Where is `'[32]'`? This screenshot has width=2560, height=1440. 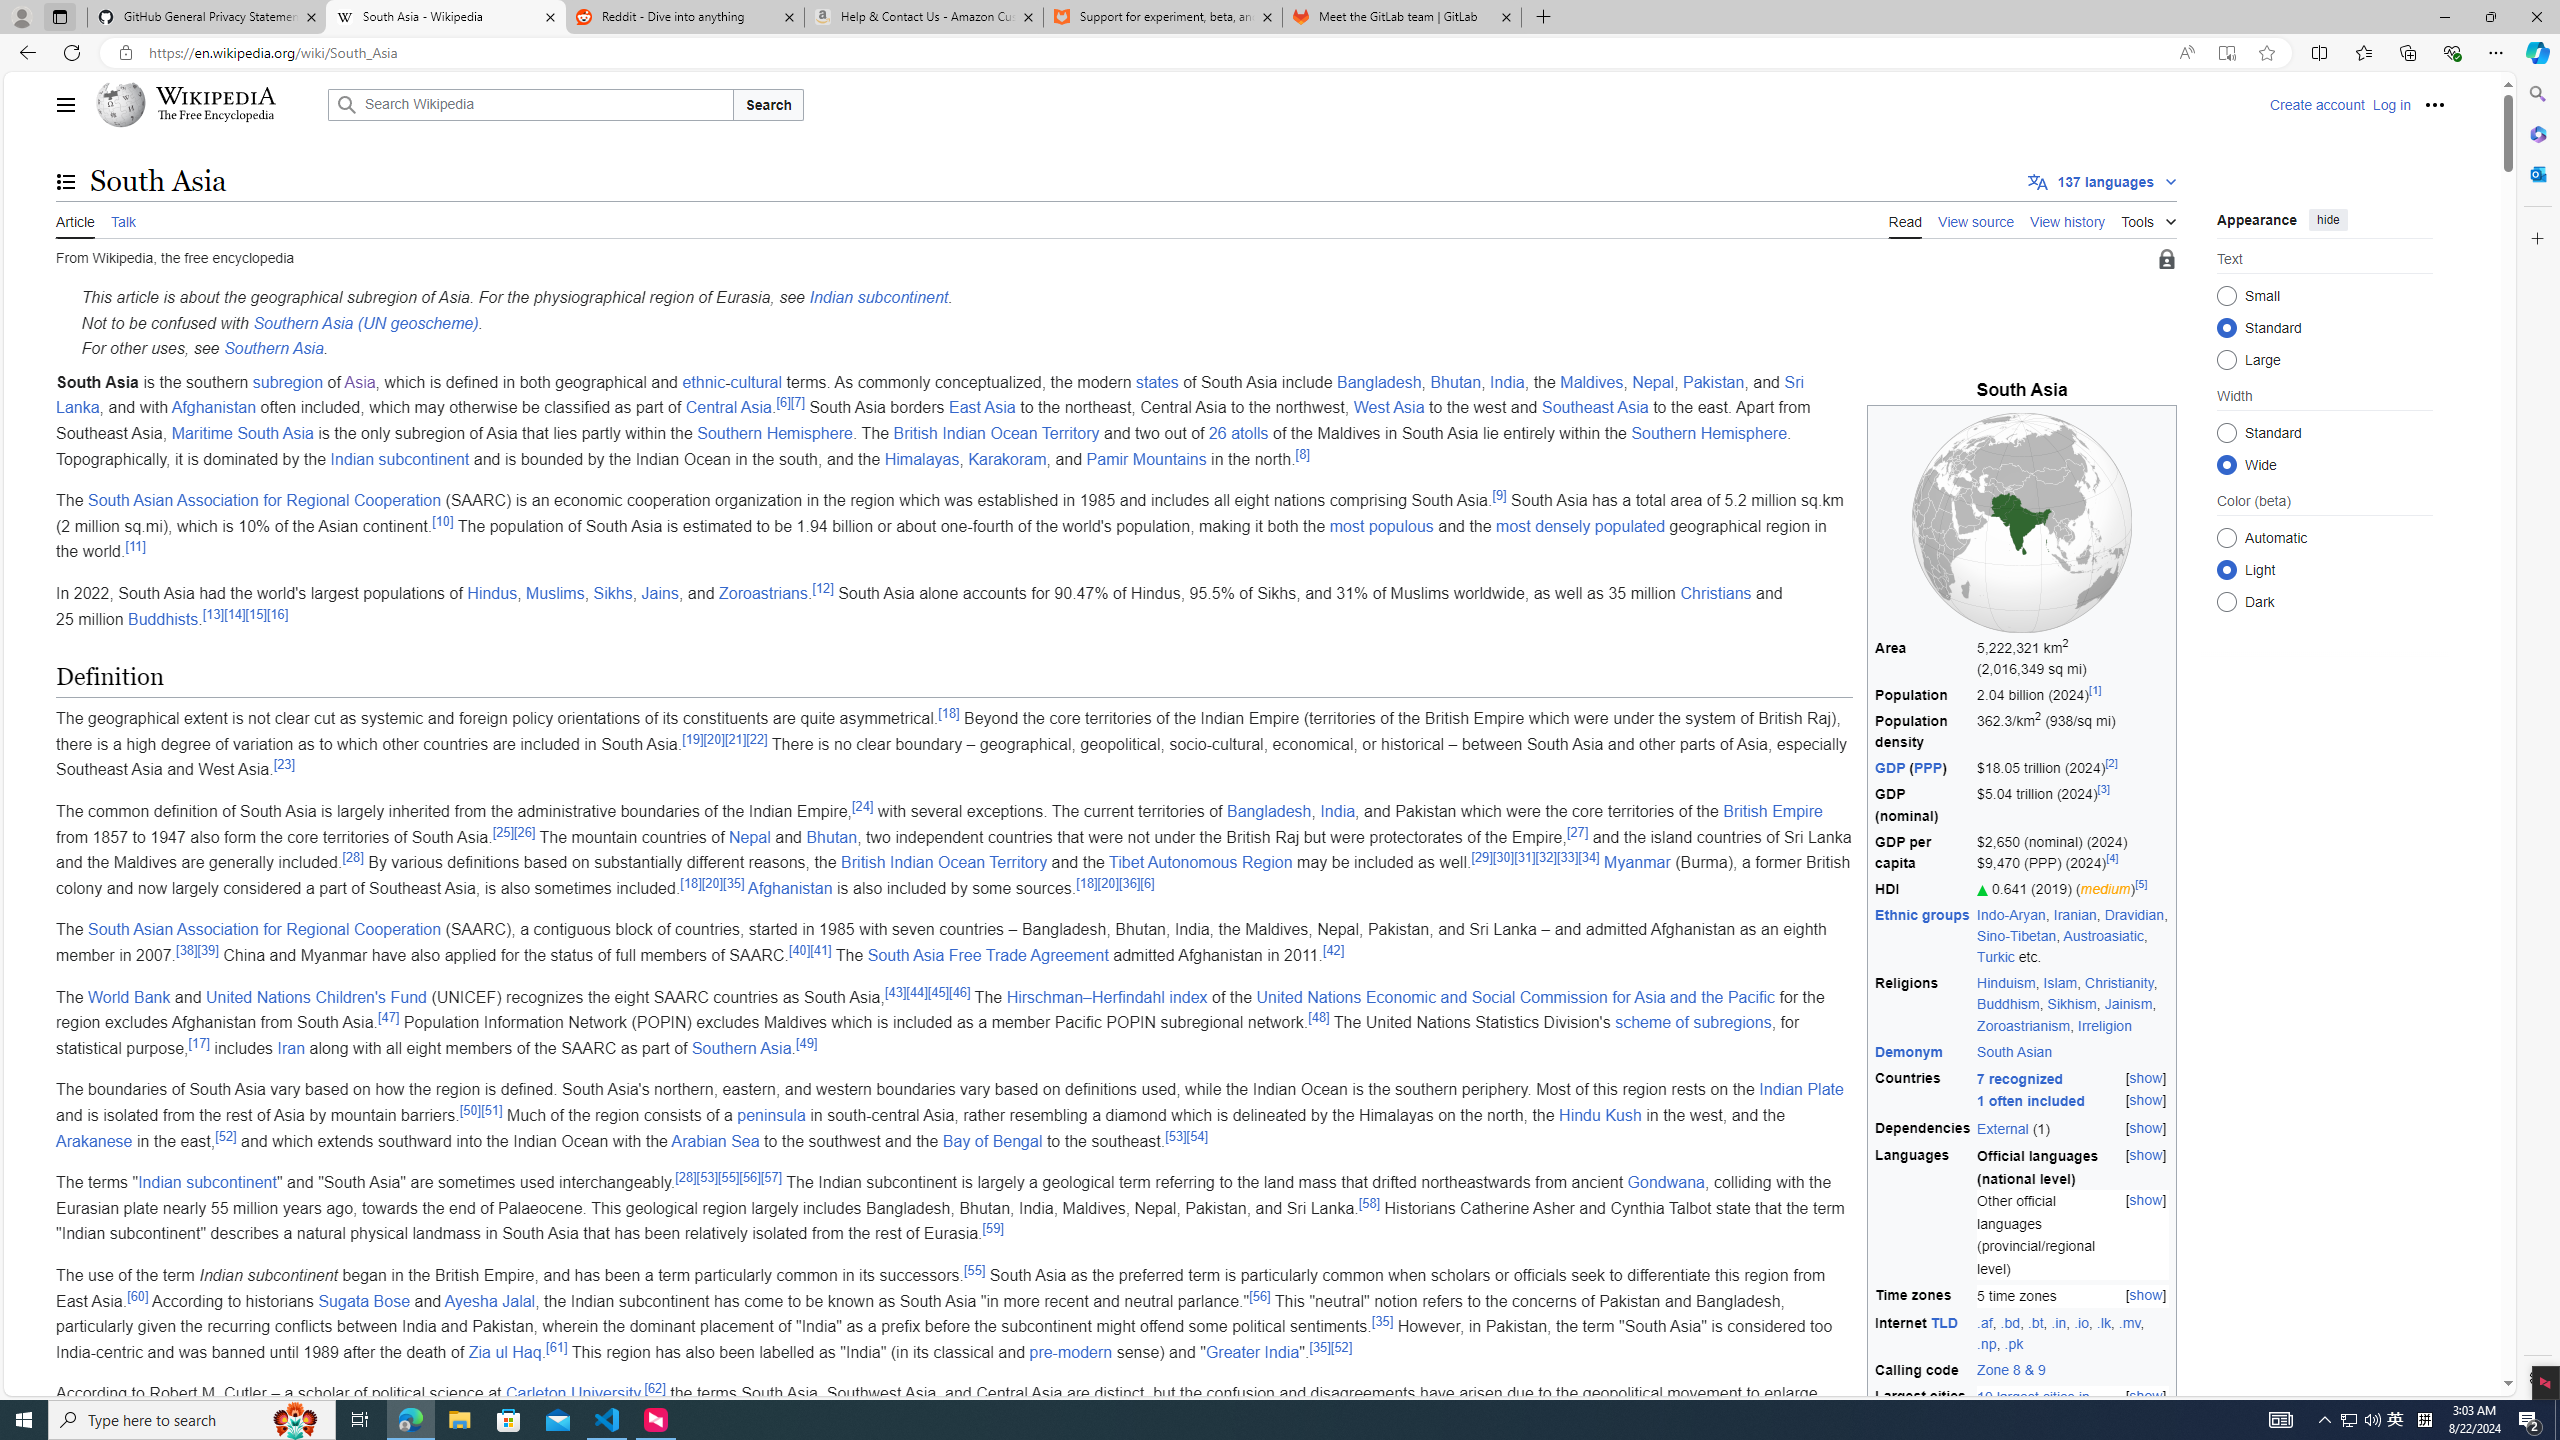
'[32]' is located at coordinates (1545, 857).